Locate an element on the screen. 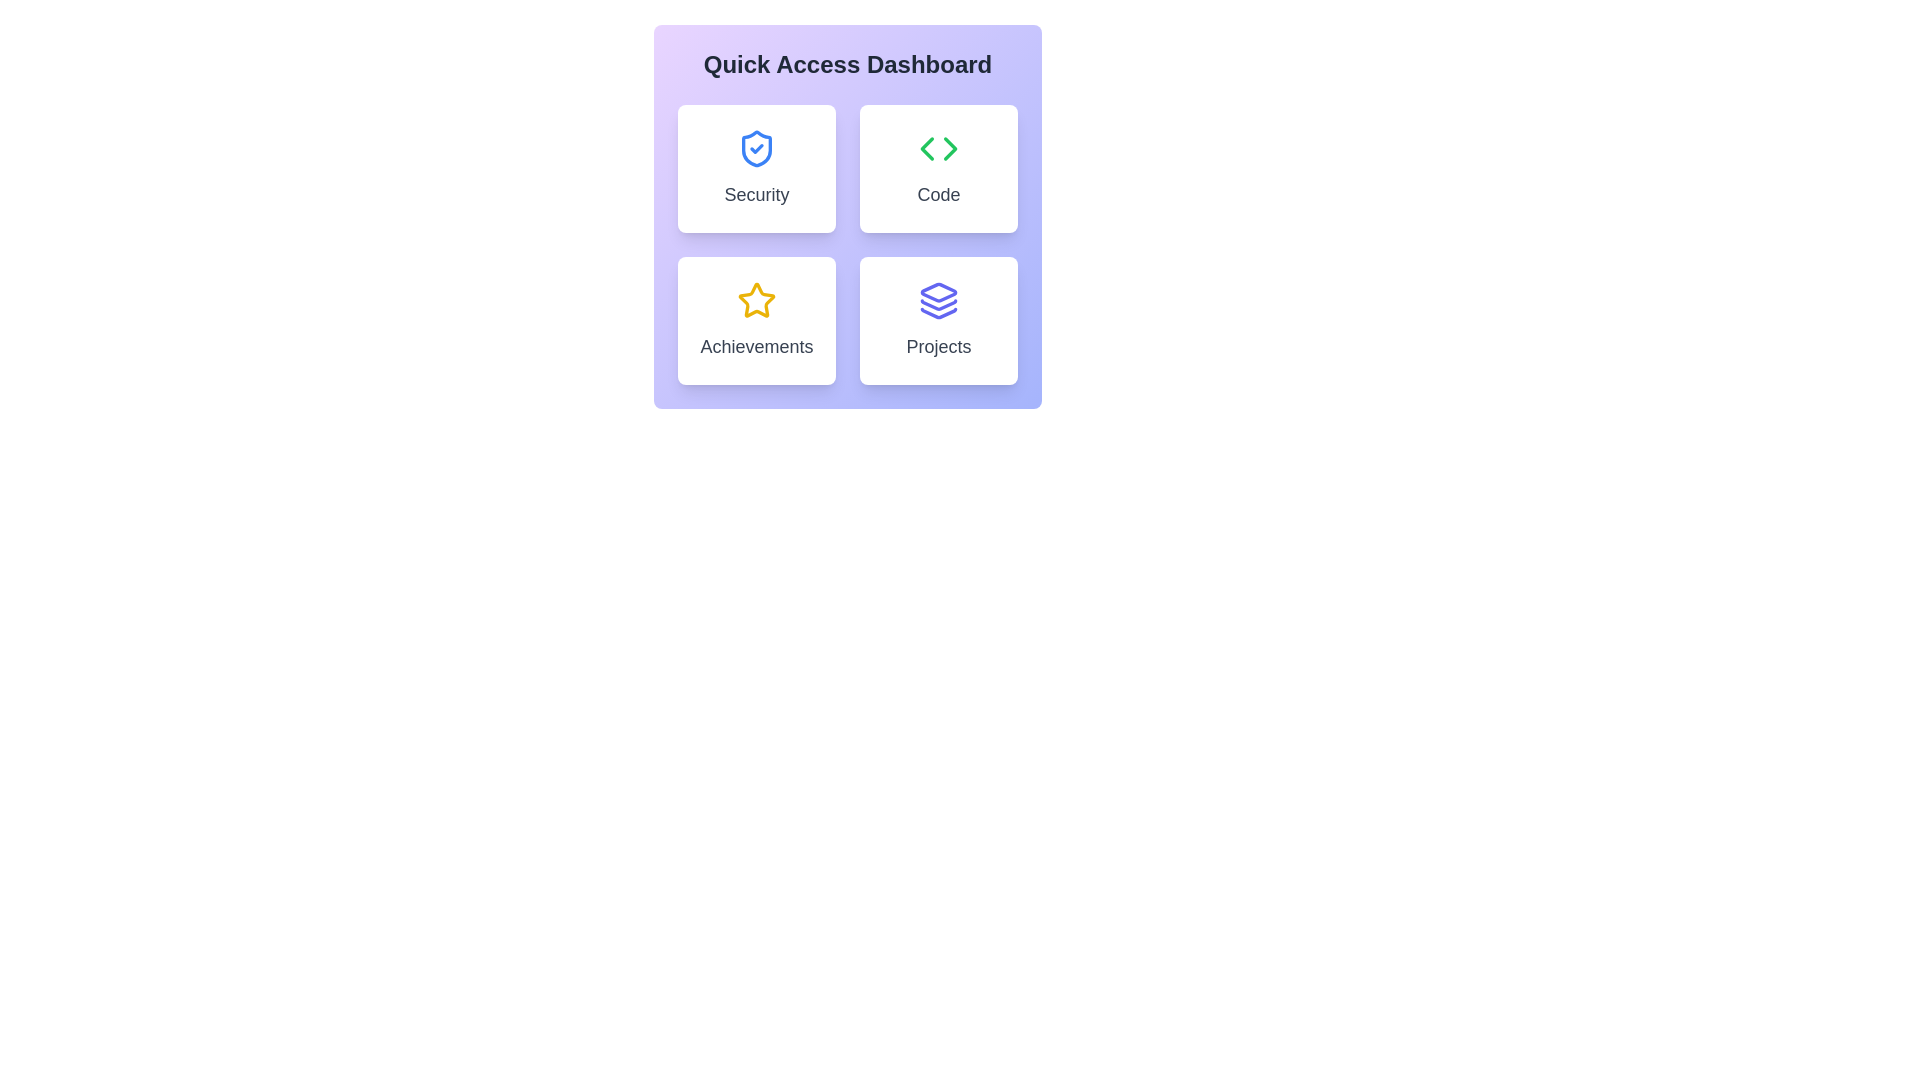 This screenshot has height=1080, width=1920. the 'Achievements' link, which is a medium-sized gray text label located below the yellow star icon in the bottom-left quadrant of the card layout in the 'Quick Access Dashboard' is located at coordinates (756, 346).